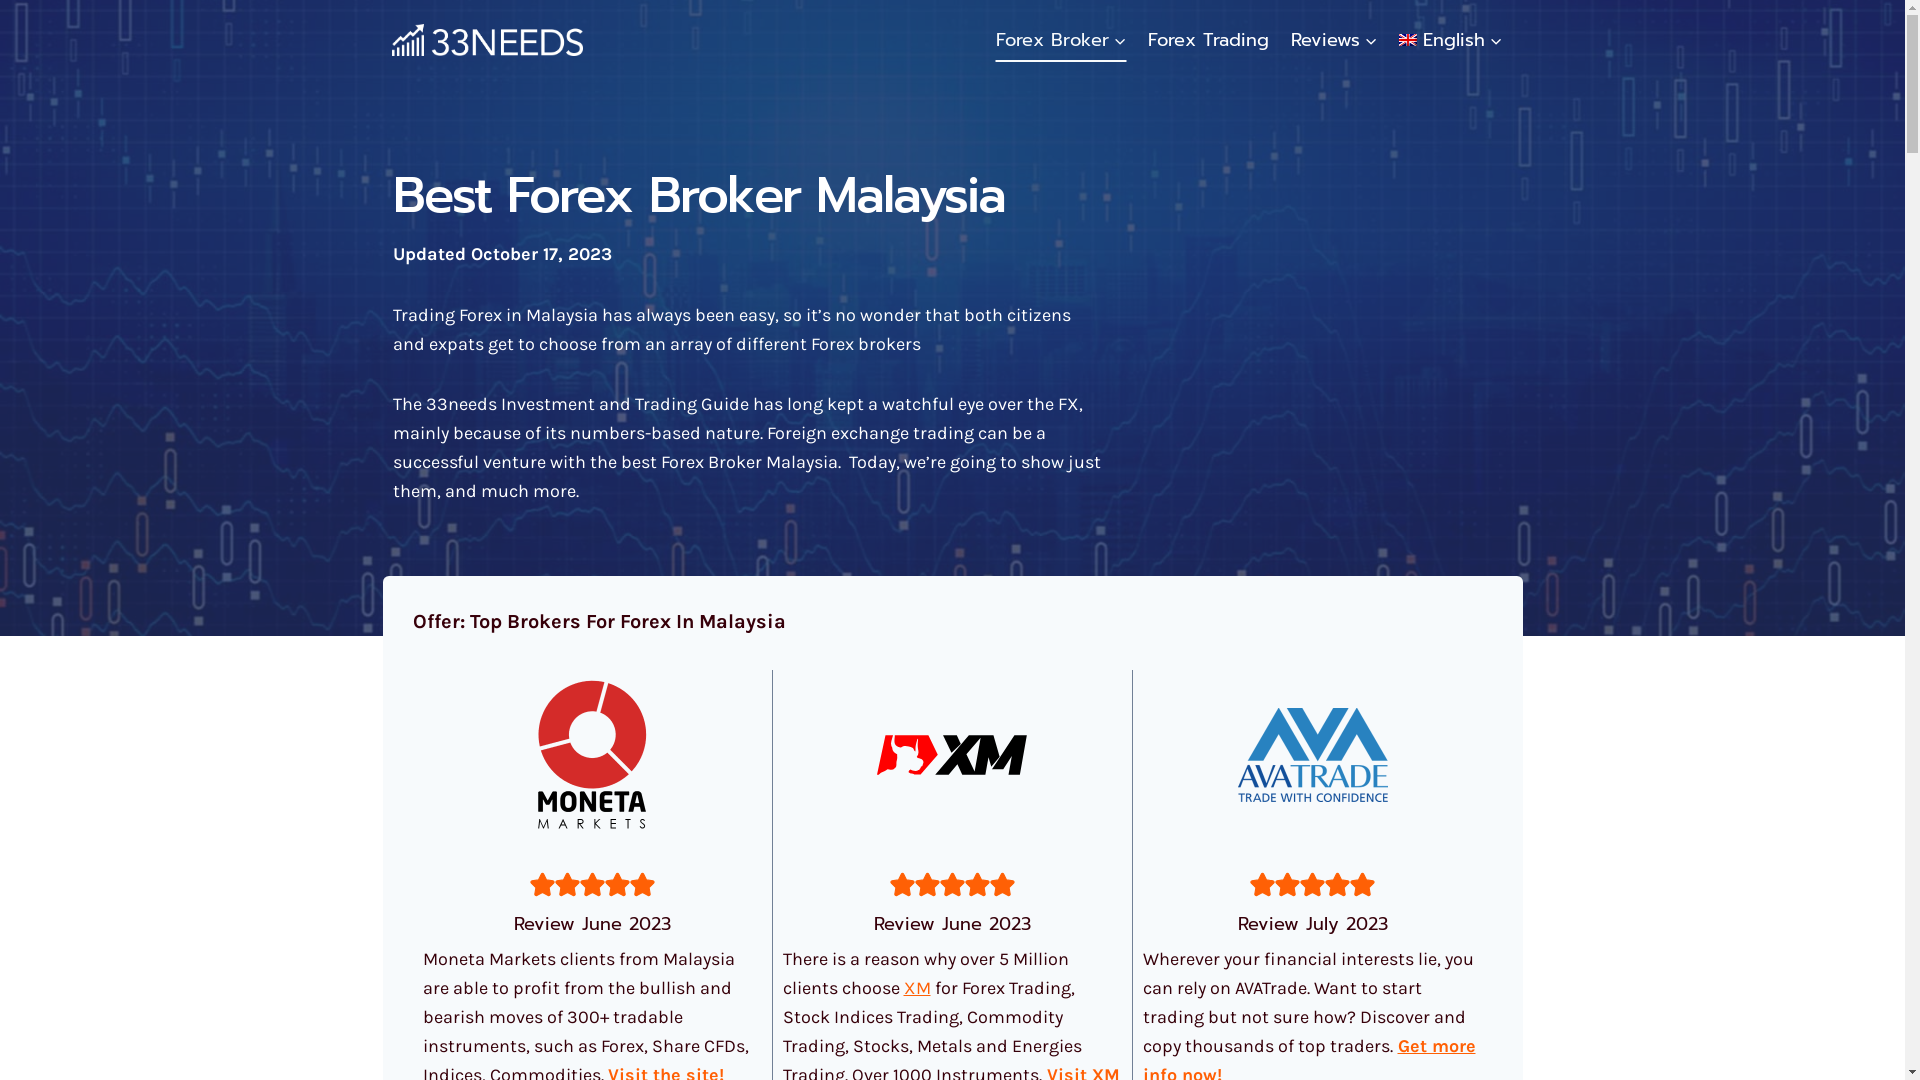 This screenshot has width=1920, height=1080. Describe the element at coordinates (1060, 39) in the screenshot. I see `'Forex Broker'` at that location.